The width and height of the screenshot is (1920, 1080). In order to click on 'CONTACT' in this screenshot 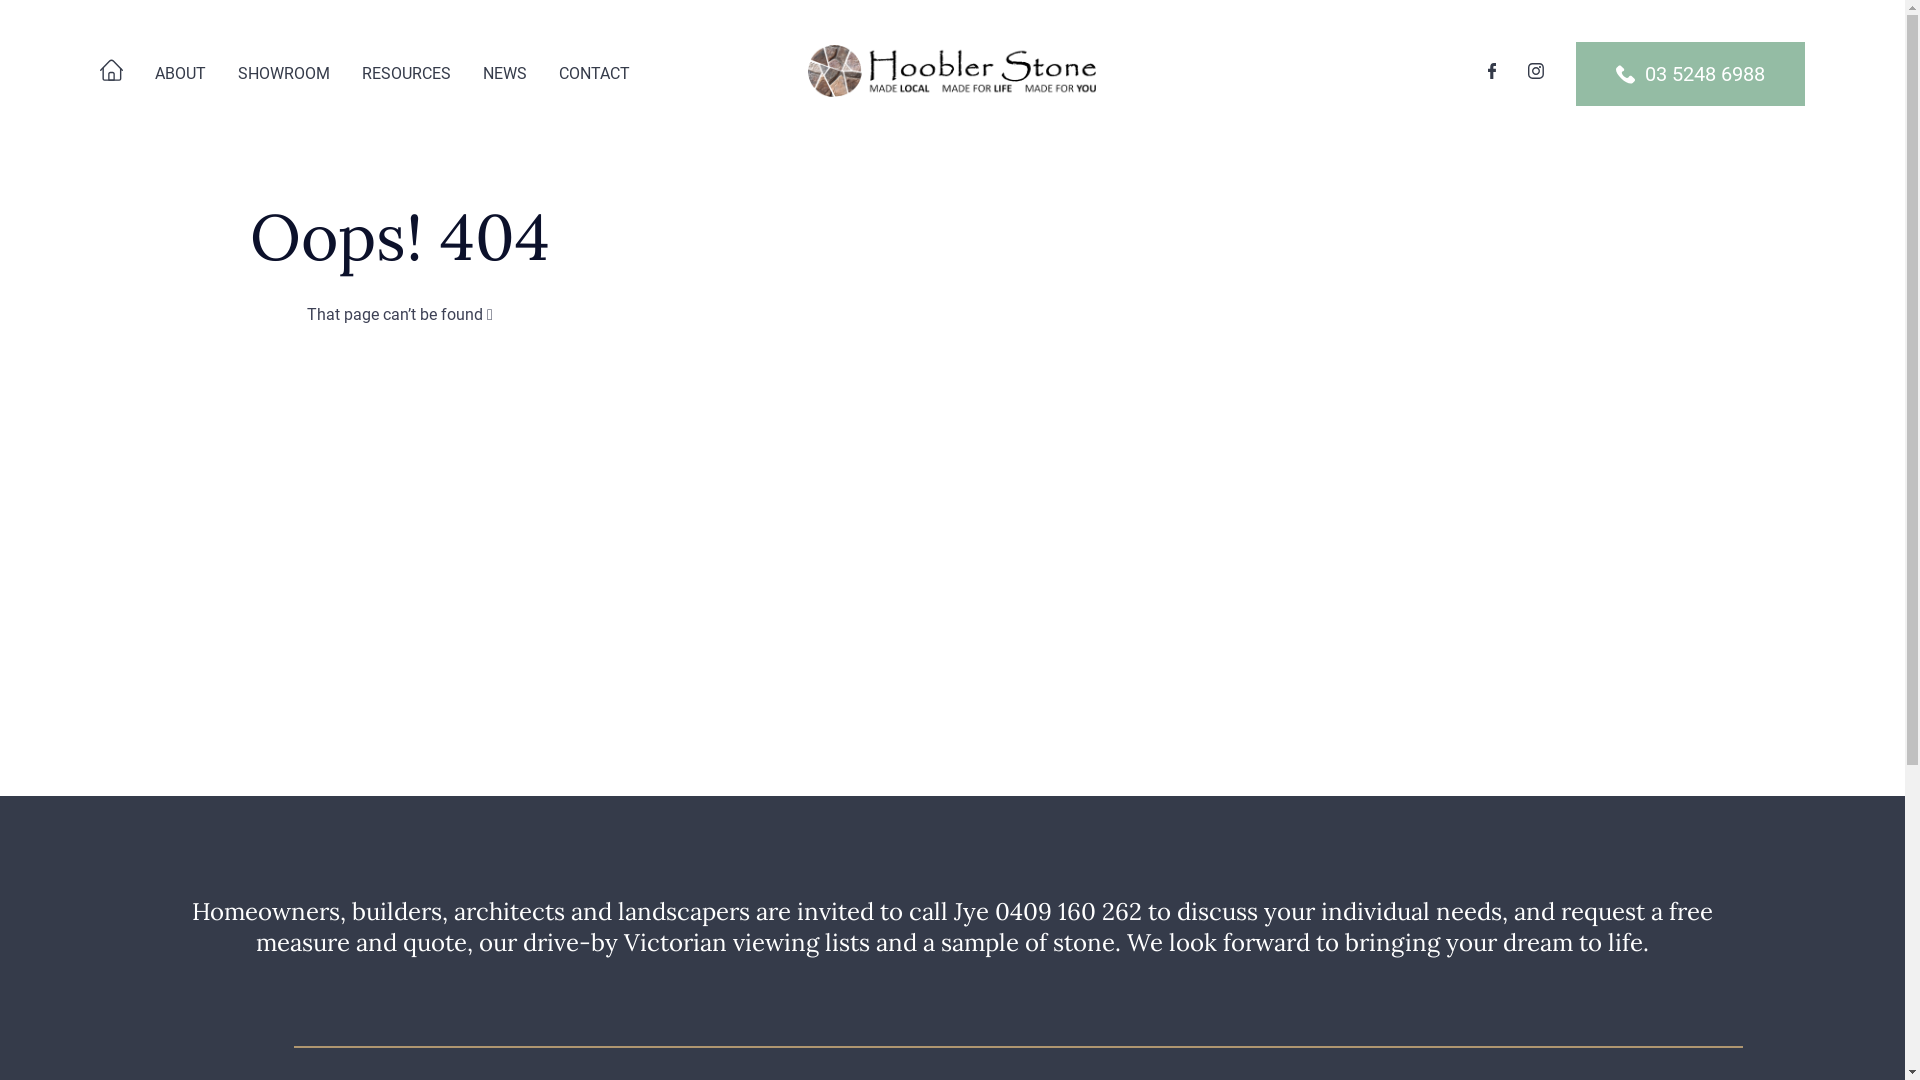, I will do `click(593, 72)`.